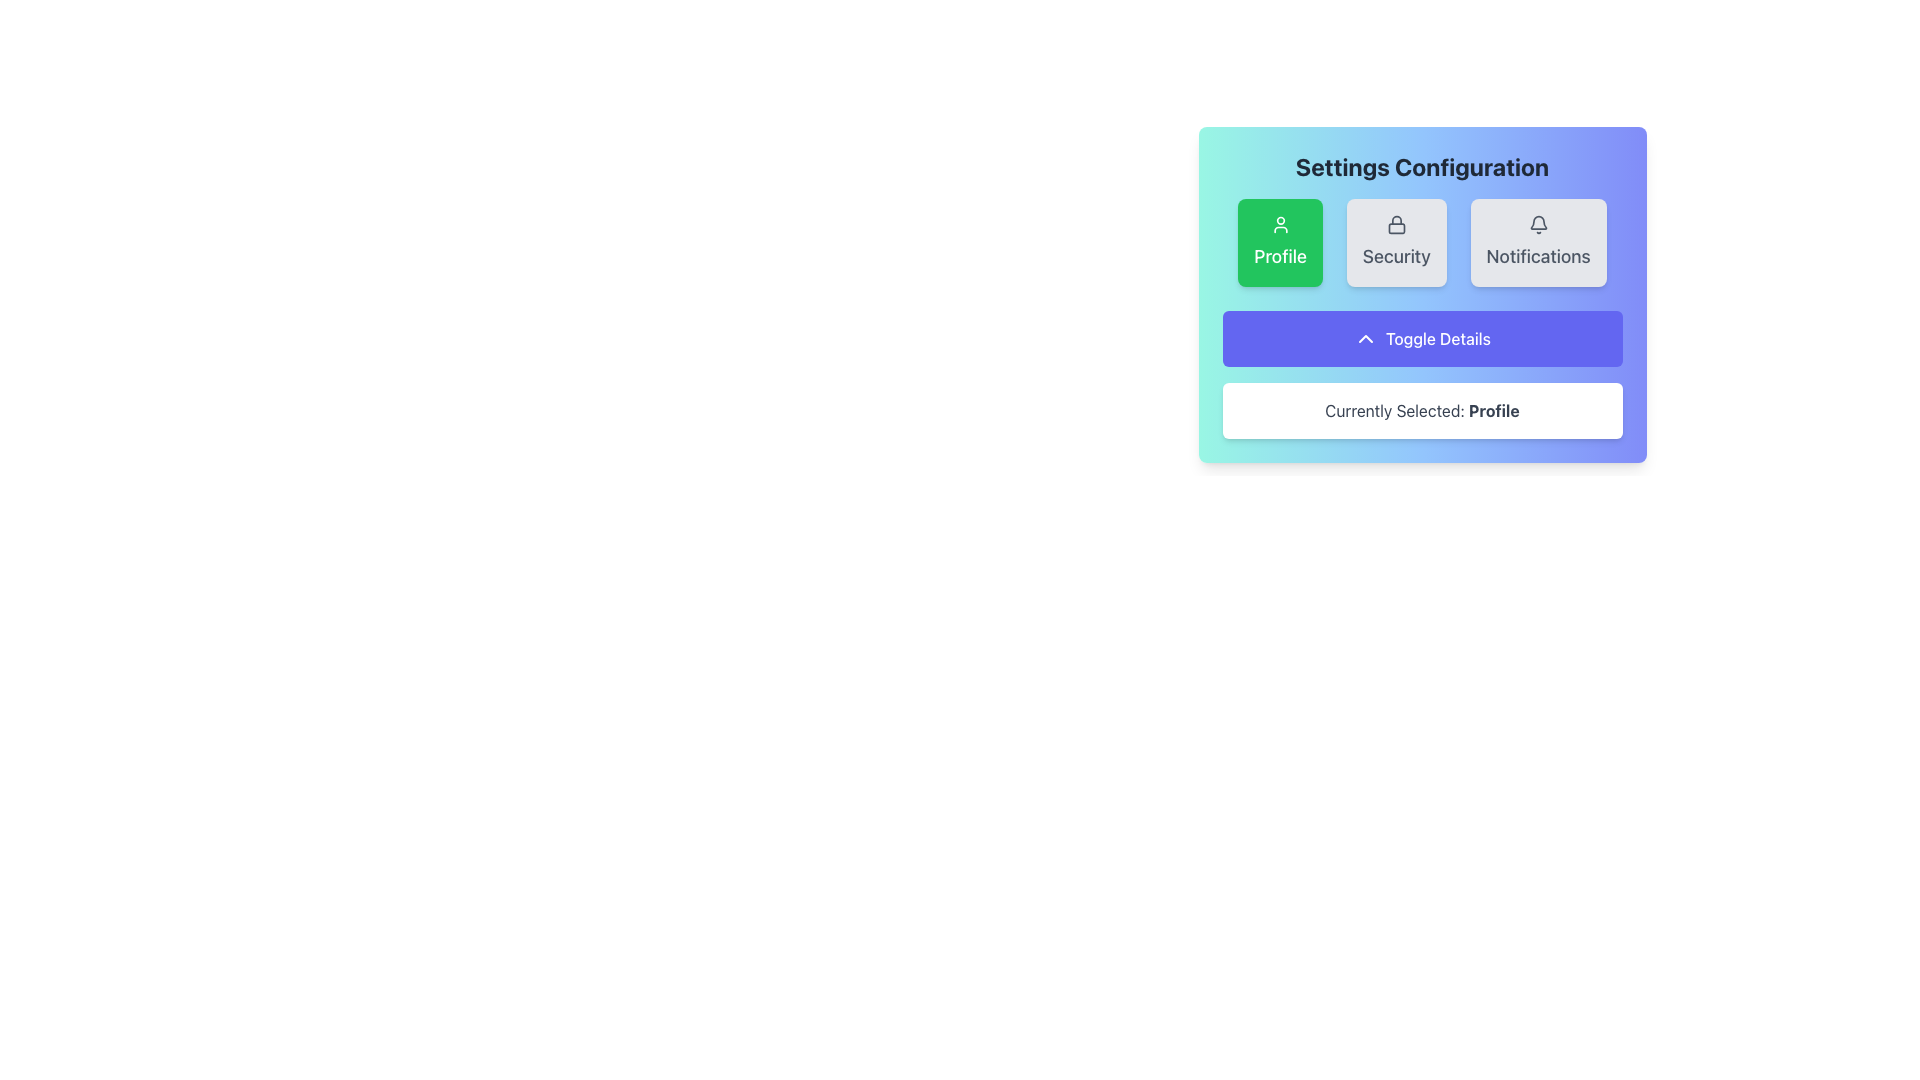 The image size is (1920, 1080). What do you see at coordinates (1280, 242) in the screenshot?
I see `the green 'Profile' button with rounded edges, which is the first button in the settings configuration section` at bounding box center [1280, 242].